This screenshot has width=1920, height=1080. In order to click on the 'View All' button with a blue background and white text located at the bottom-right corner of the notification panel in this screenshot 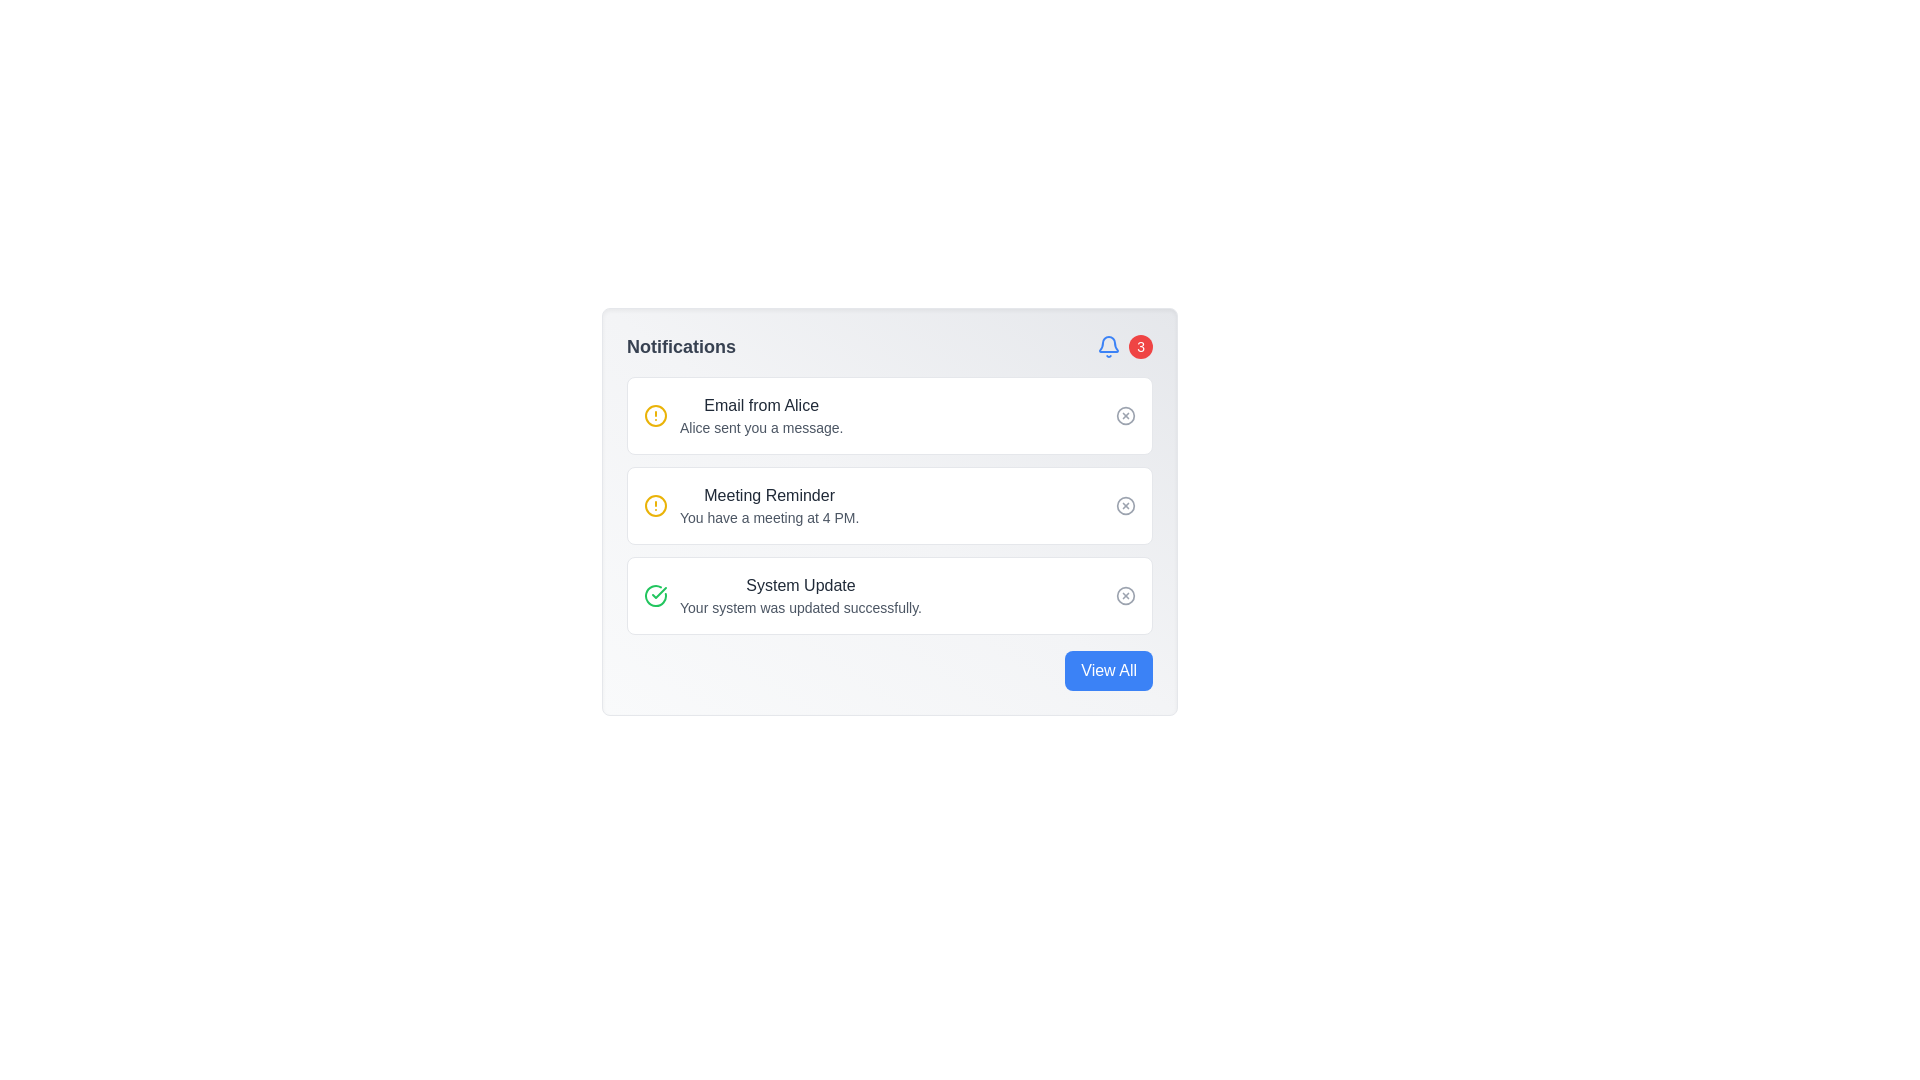, I will do `click(1108, 671)`.